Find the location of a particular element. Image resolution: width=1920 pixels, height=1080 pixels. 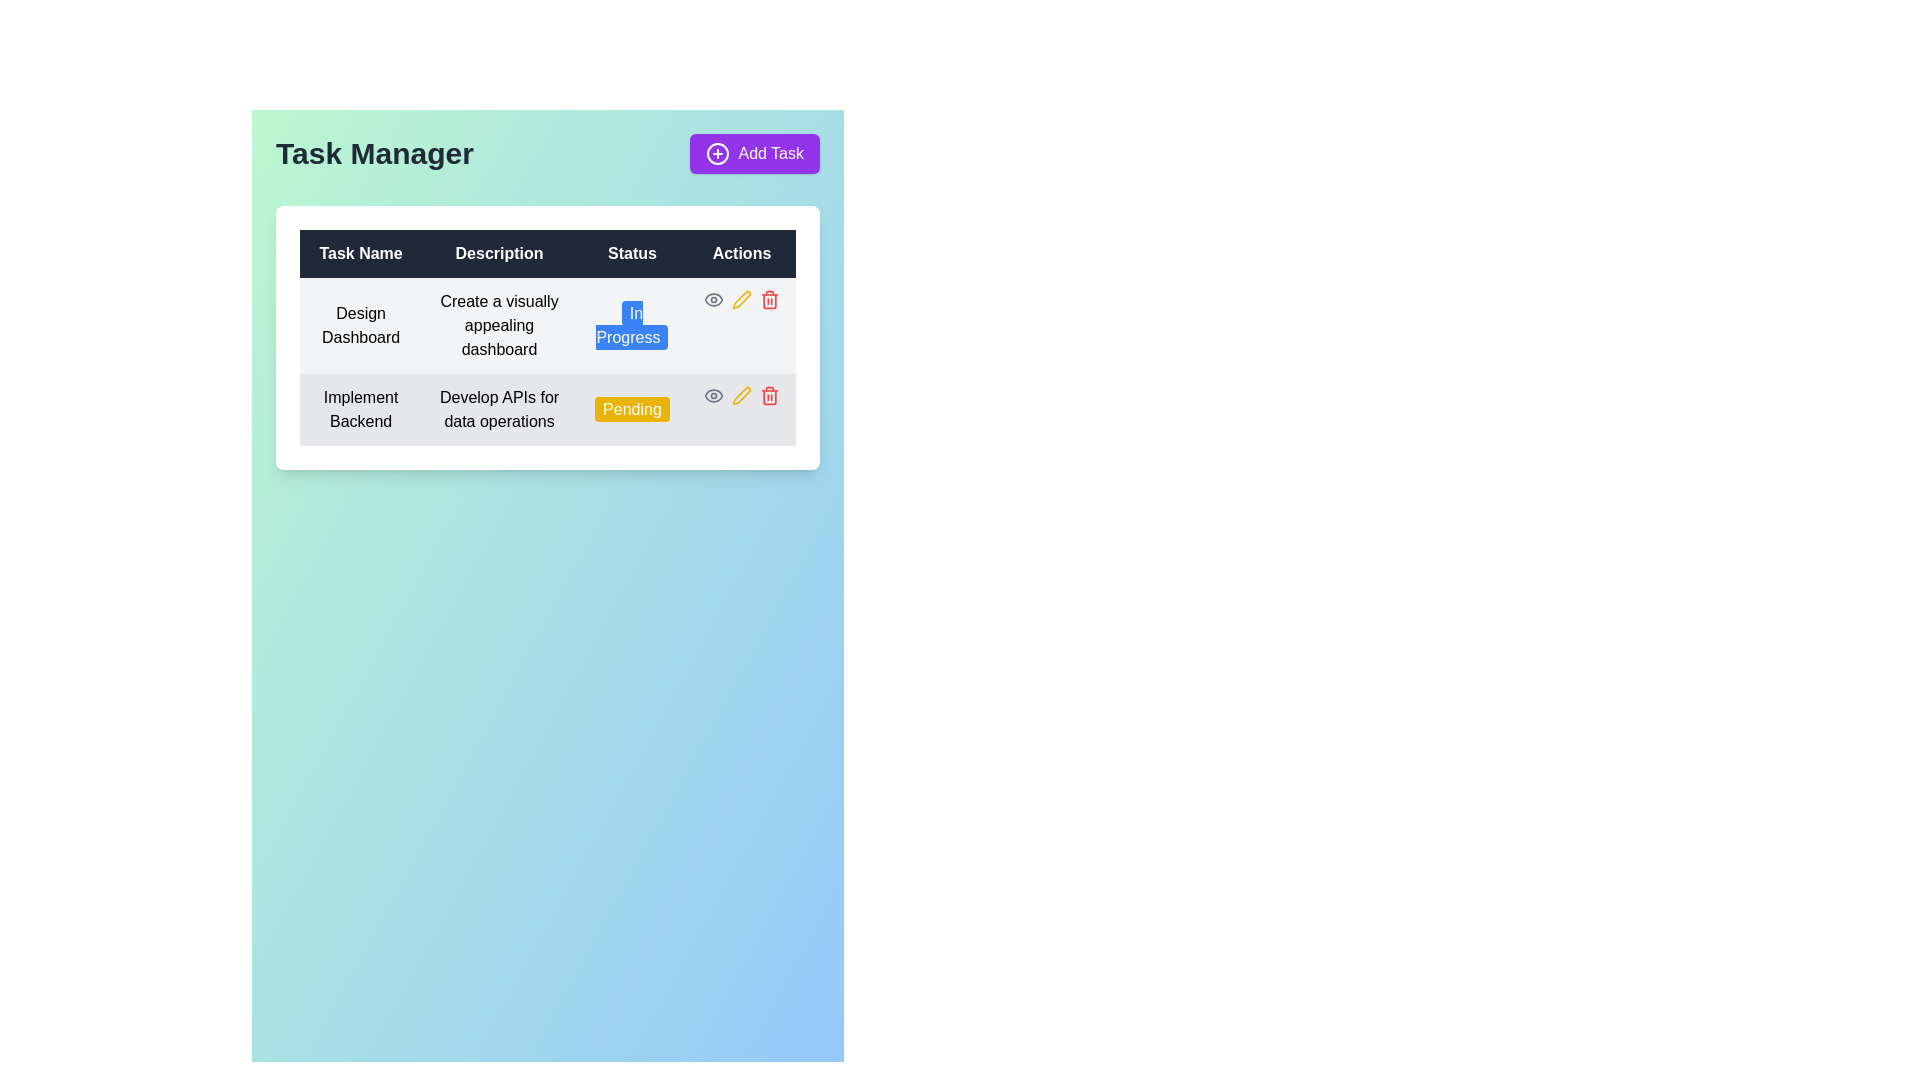

the red trash icon, which is the last icon in the 'Actions' column of the task manager interface is located at coordinates (768, 396).